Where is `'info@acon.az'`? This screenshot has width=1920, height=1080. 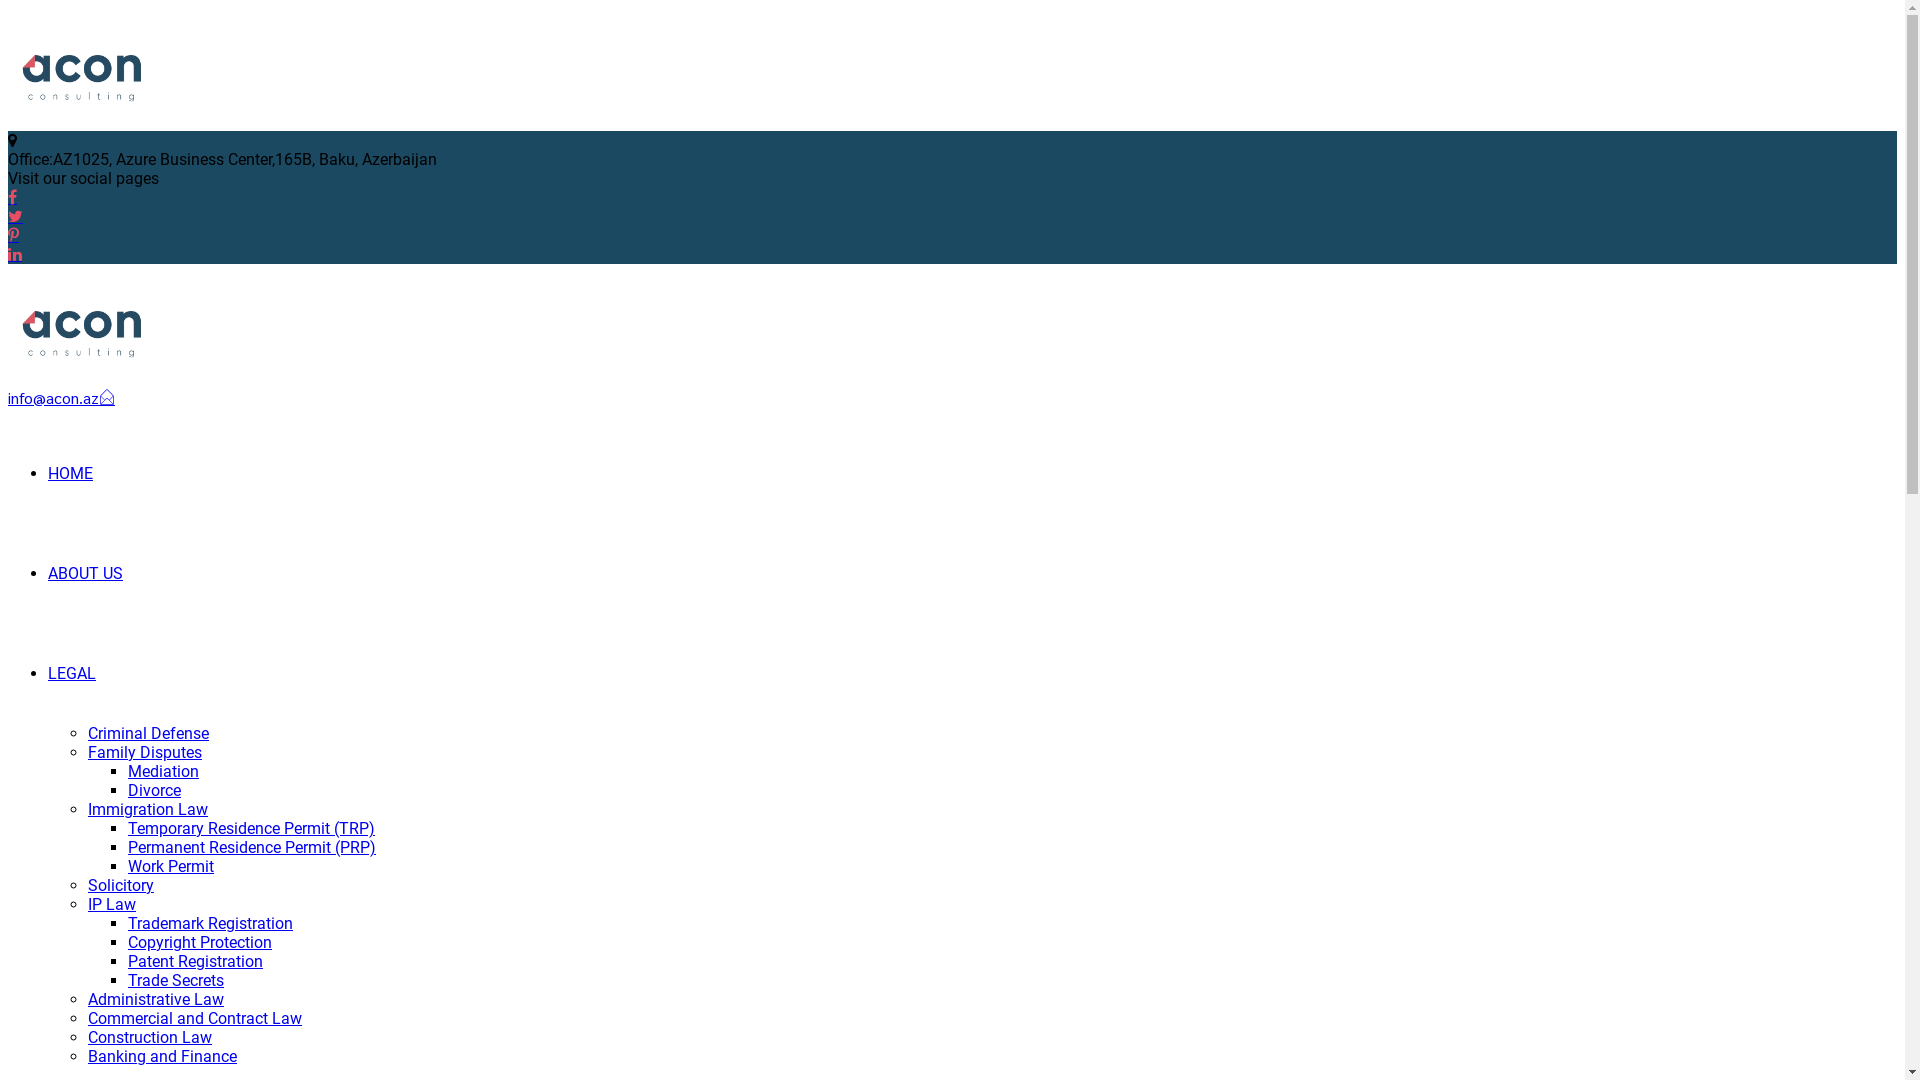
'info@acon.az' is located at coordinates (61, 398).